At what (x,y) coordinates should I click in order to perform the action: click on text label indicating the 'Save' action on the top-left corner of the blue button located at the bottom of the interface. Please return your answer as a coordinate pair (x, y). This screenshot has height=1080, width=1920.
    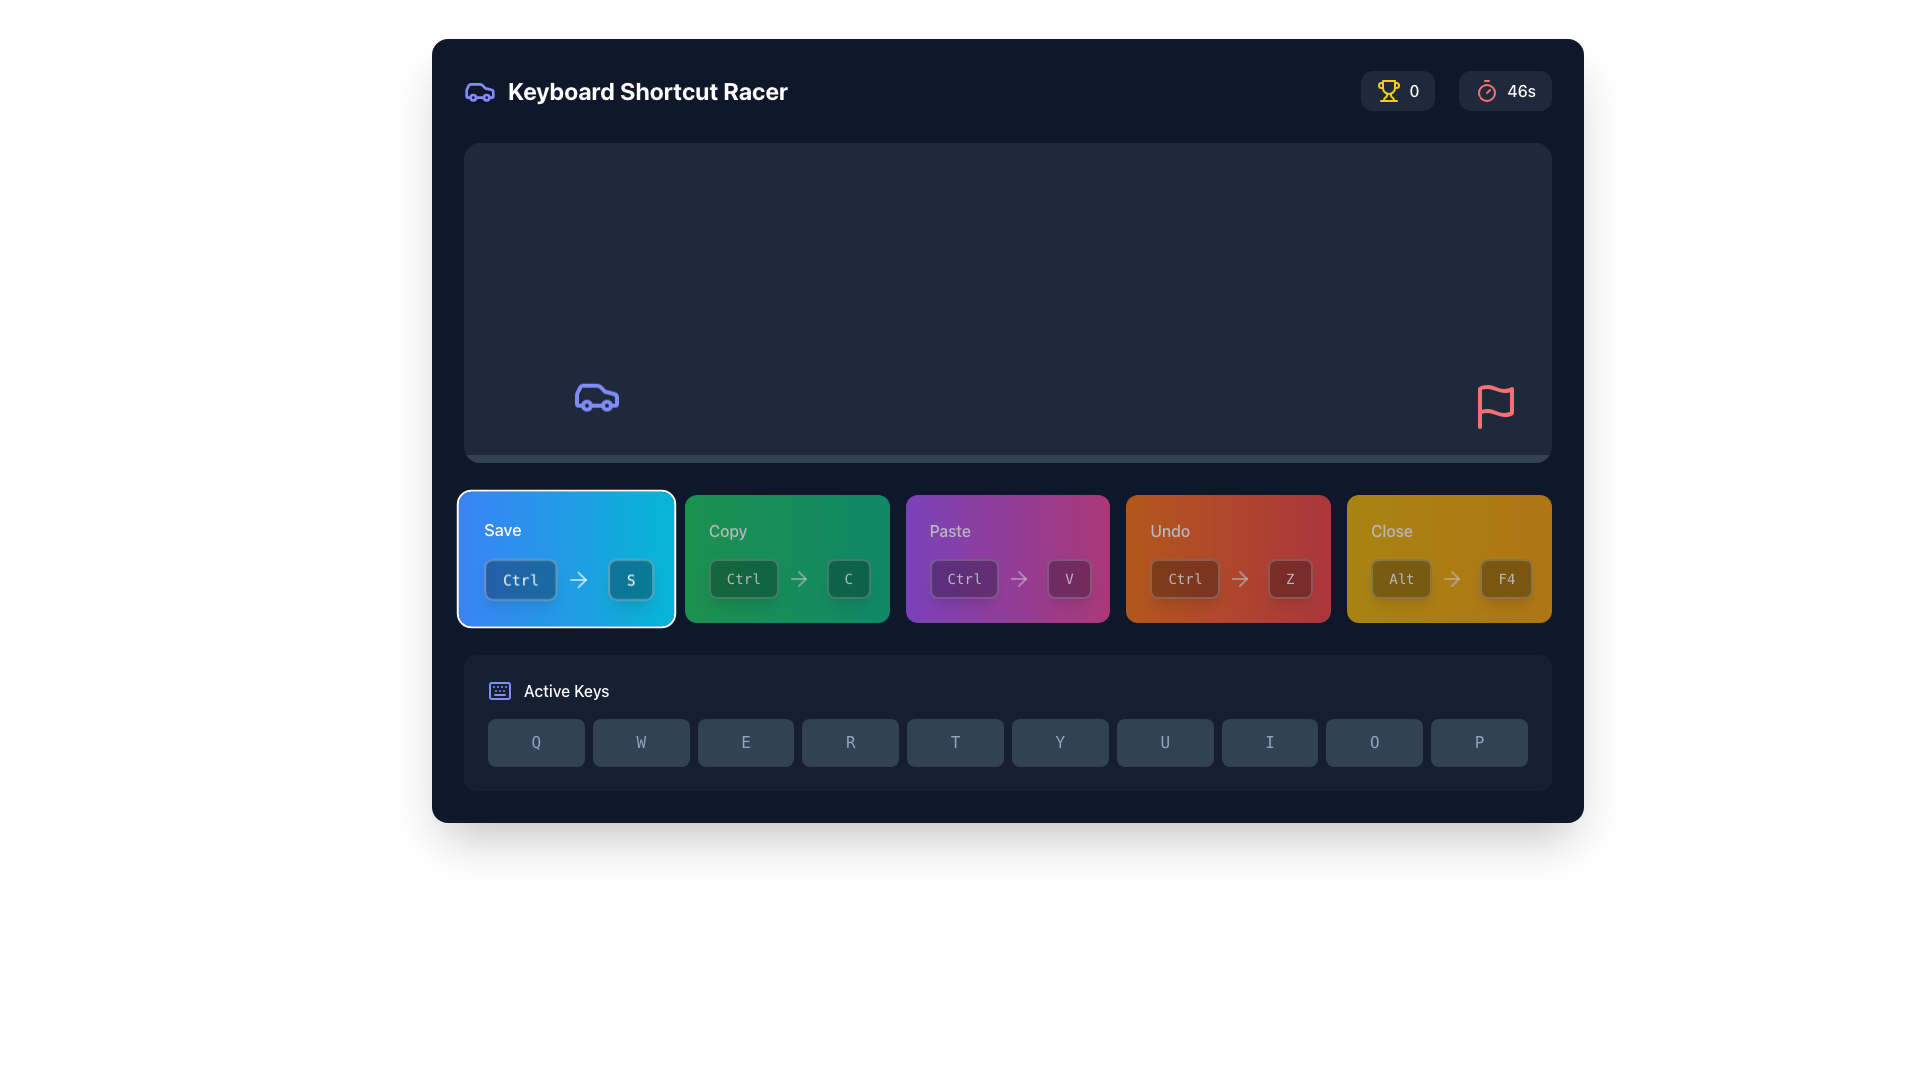
    Looking at the image, I should click on (502, 528).